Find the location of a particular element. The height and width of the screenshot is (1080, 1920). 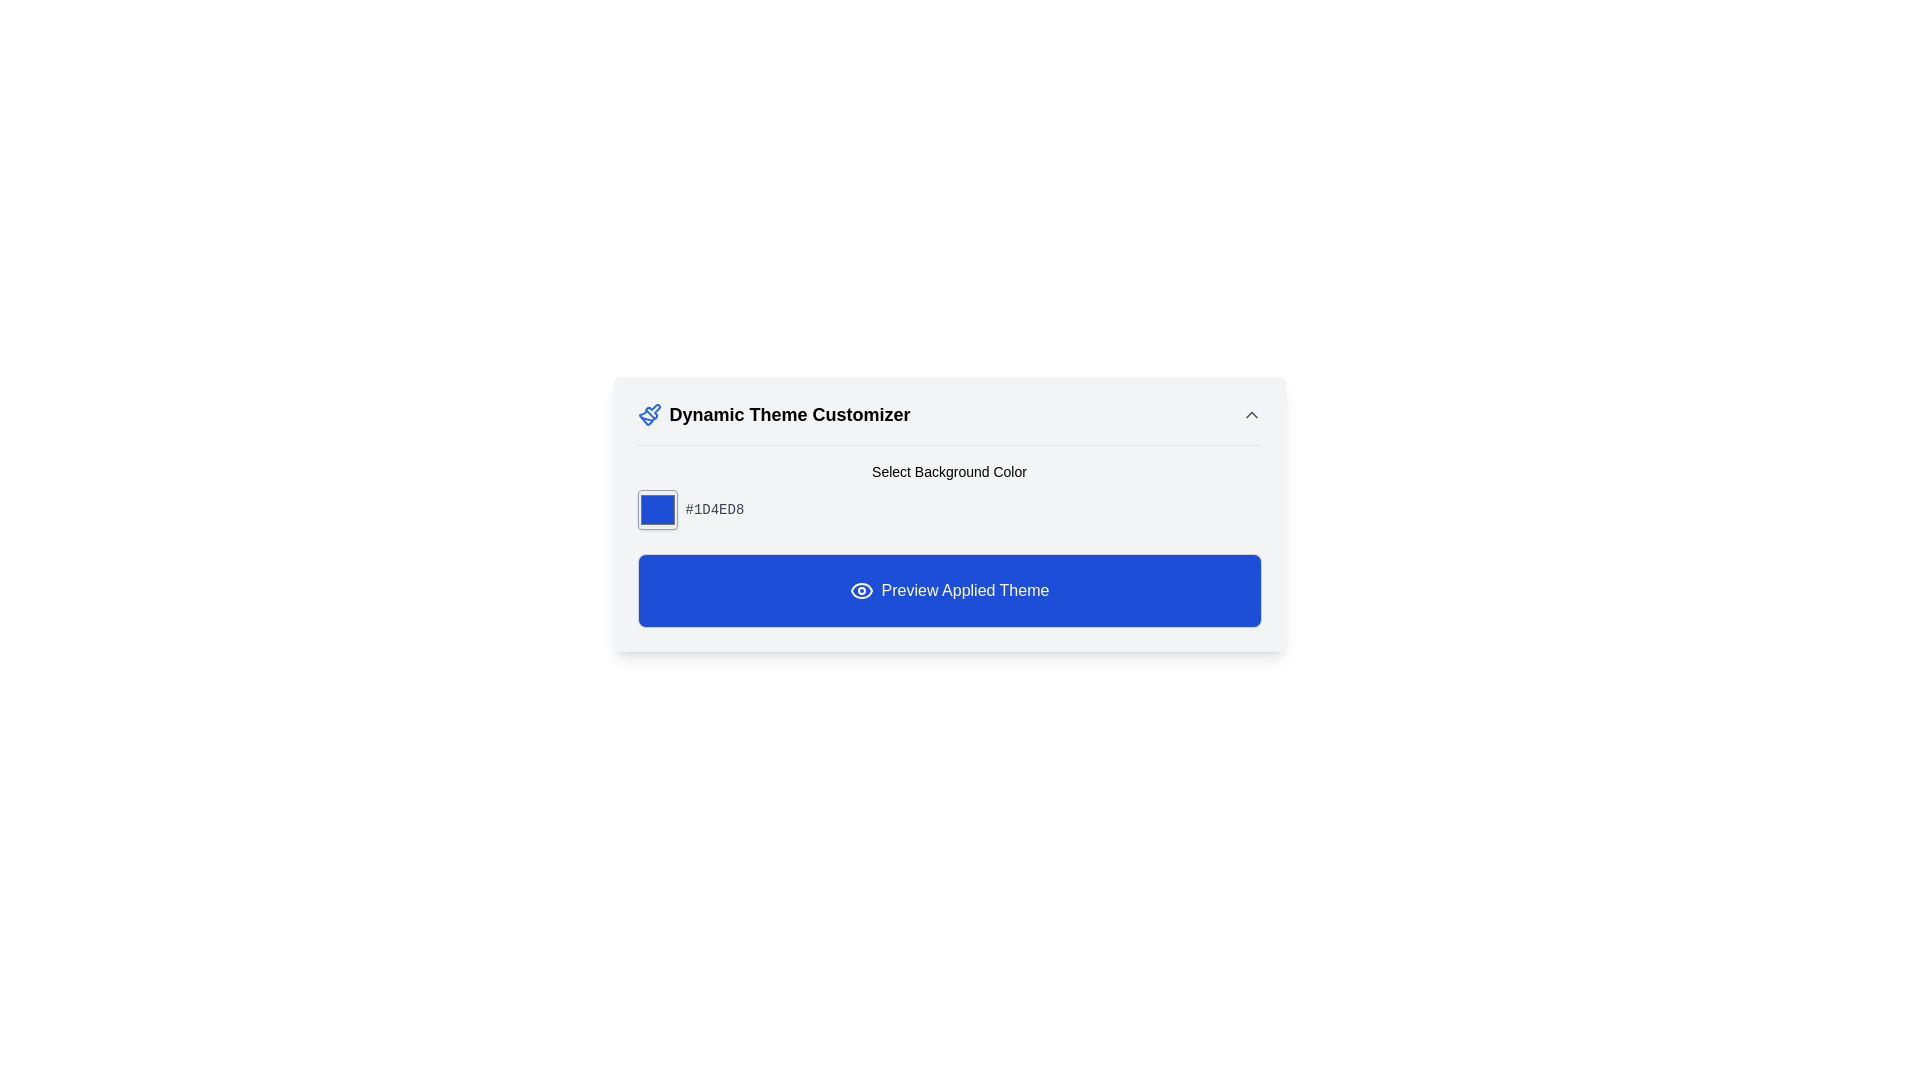

the blue paintbrush icon located to the left of the 'Dynamic Theme Customizer' text, indicating theming or appearance customization functionality is located at coordinates (649, 414).